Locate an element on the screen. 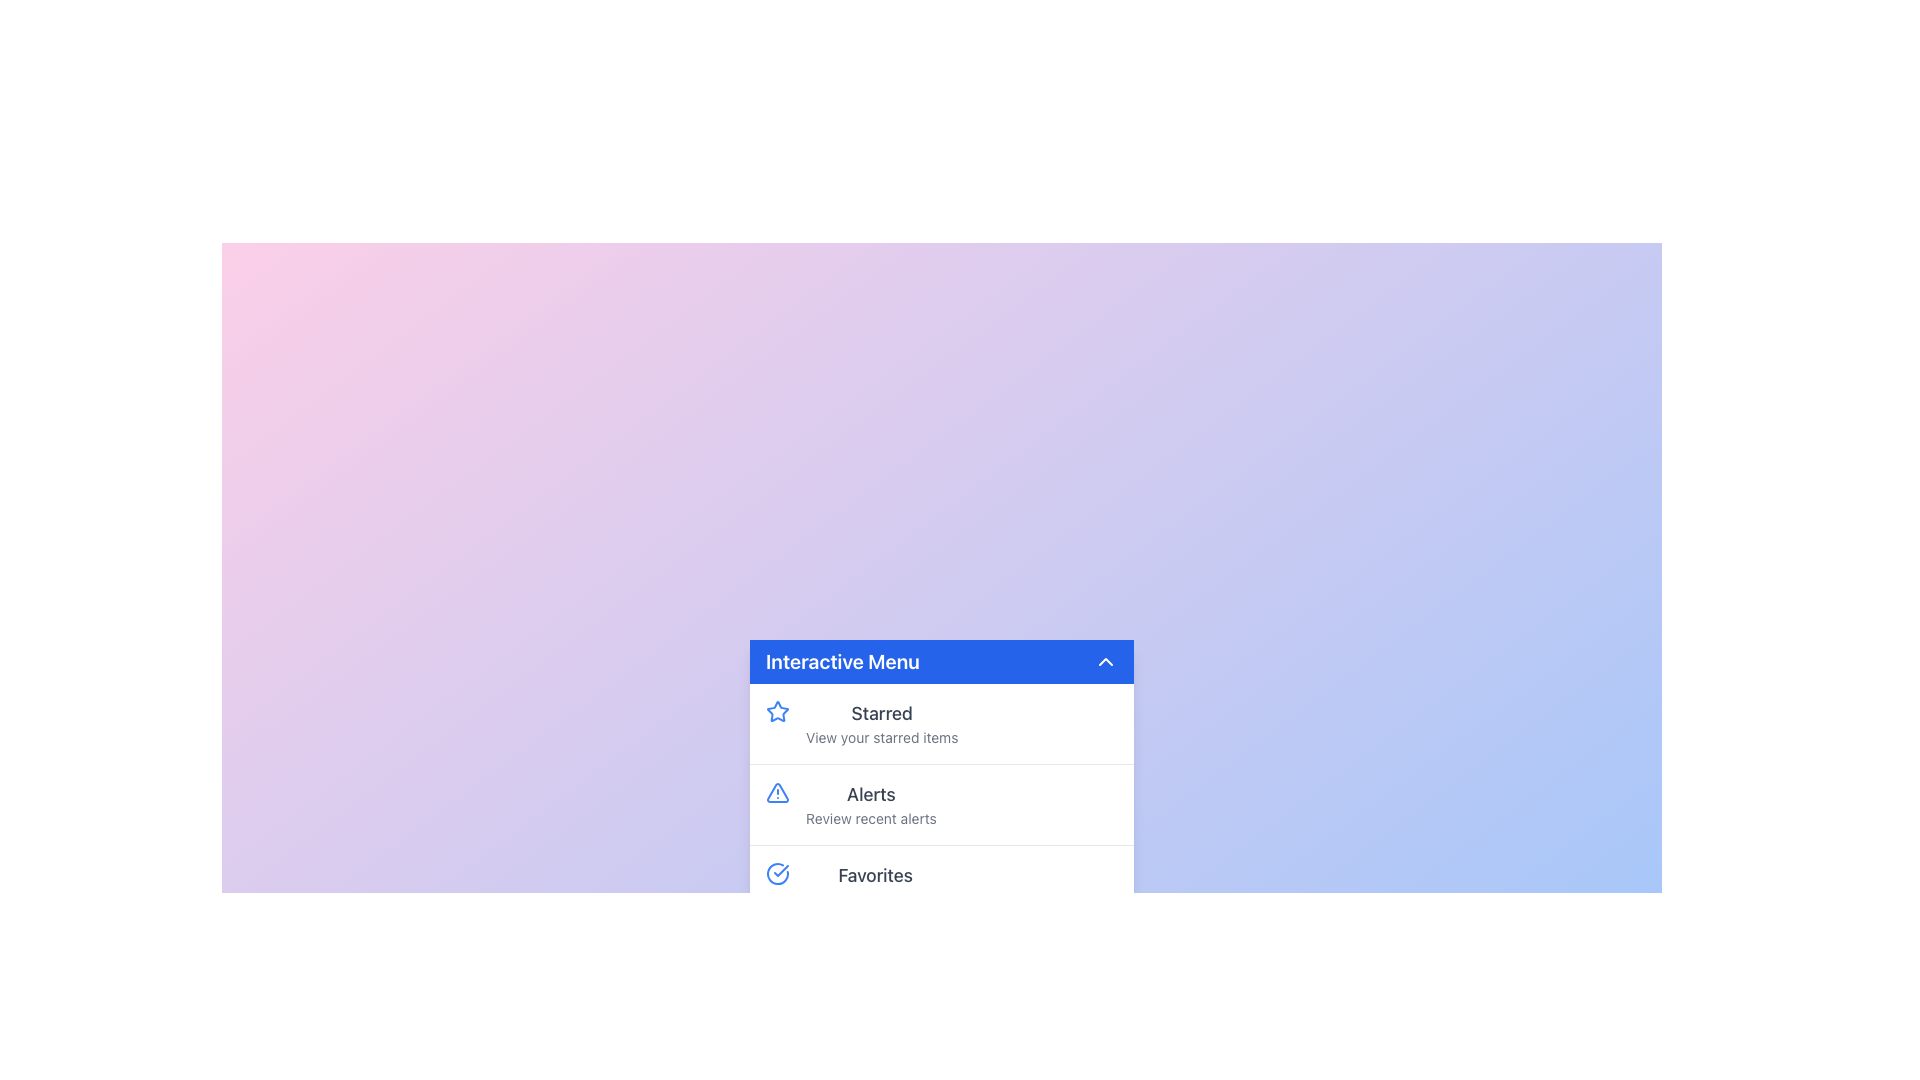  the first button under the 'Interactive Menu' header is located at coordinates (940, 724).